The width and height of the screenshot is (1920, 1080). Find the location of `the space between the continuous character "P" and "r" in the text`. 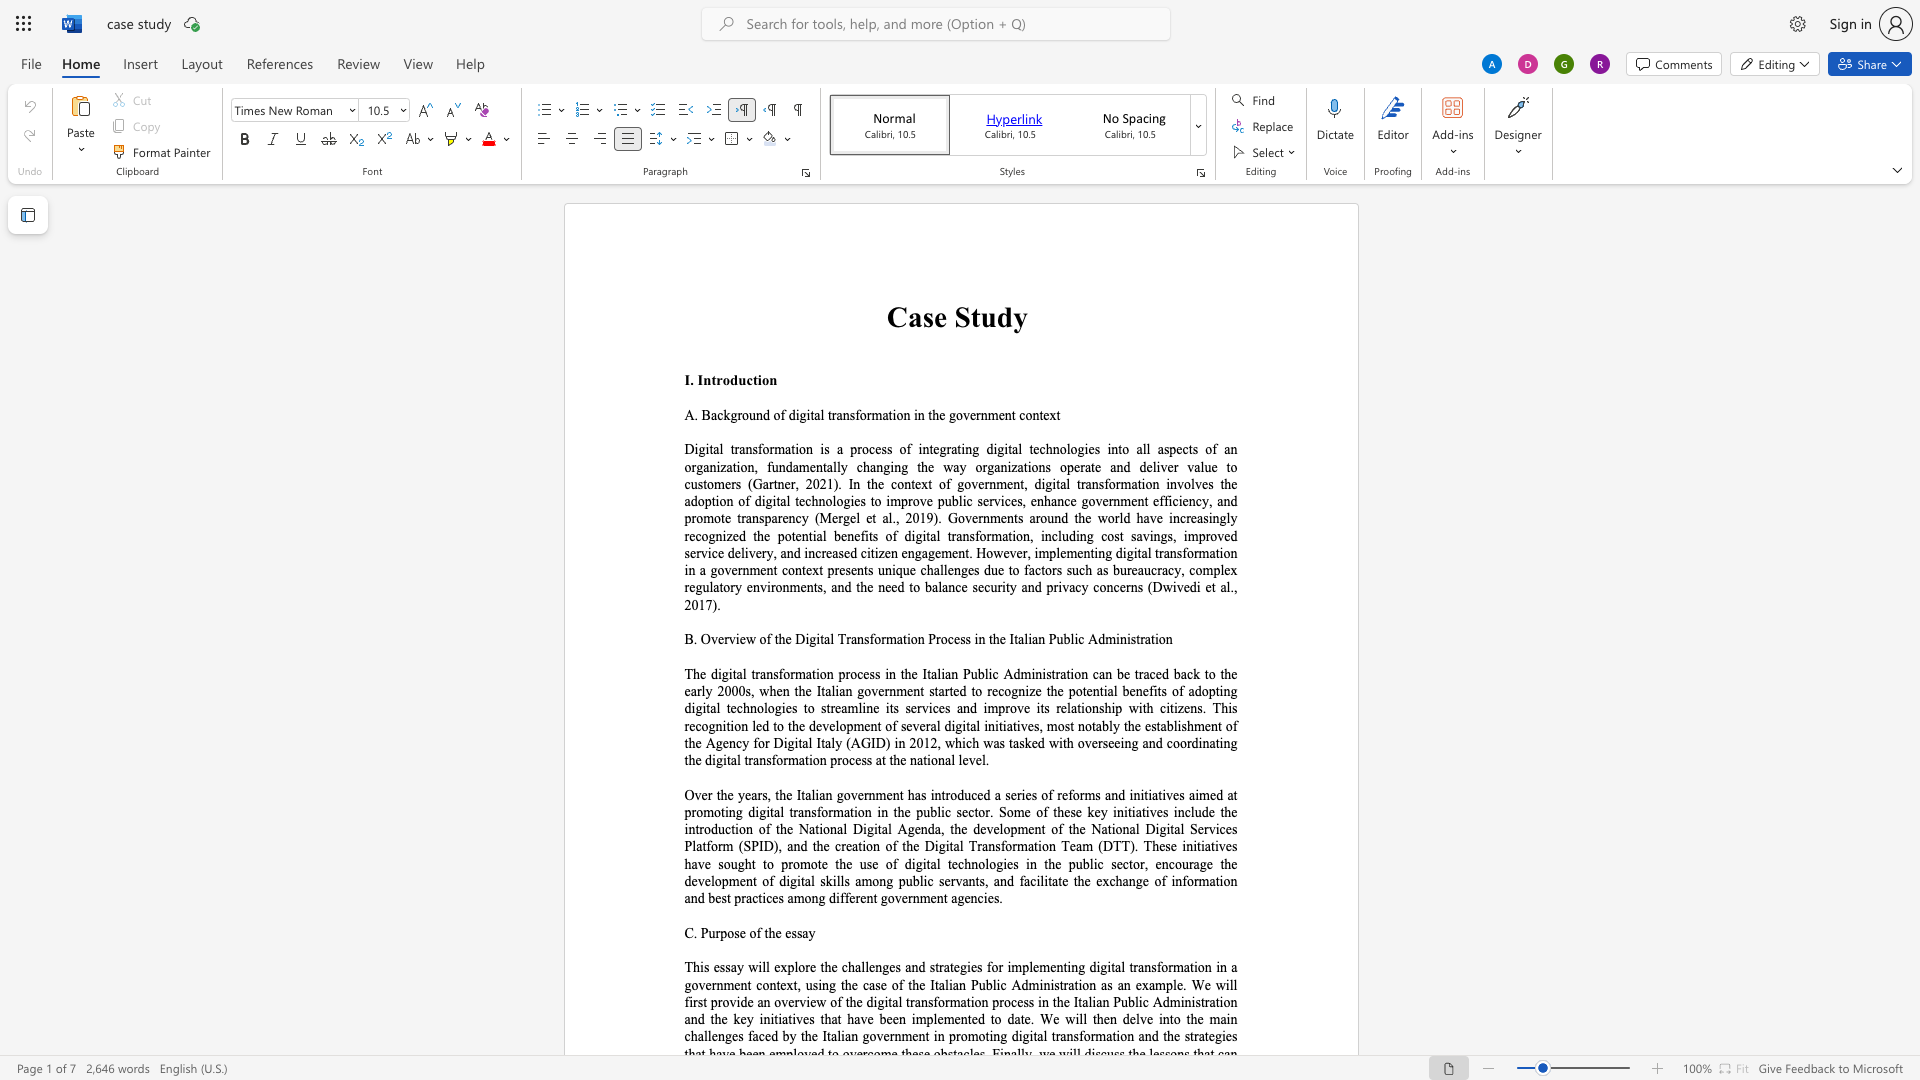

the space between the continuous character "P" and "r" in the text is located at coordinates (934, 639).